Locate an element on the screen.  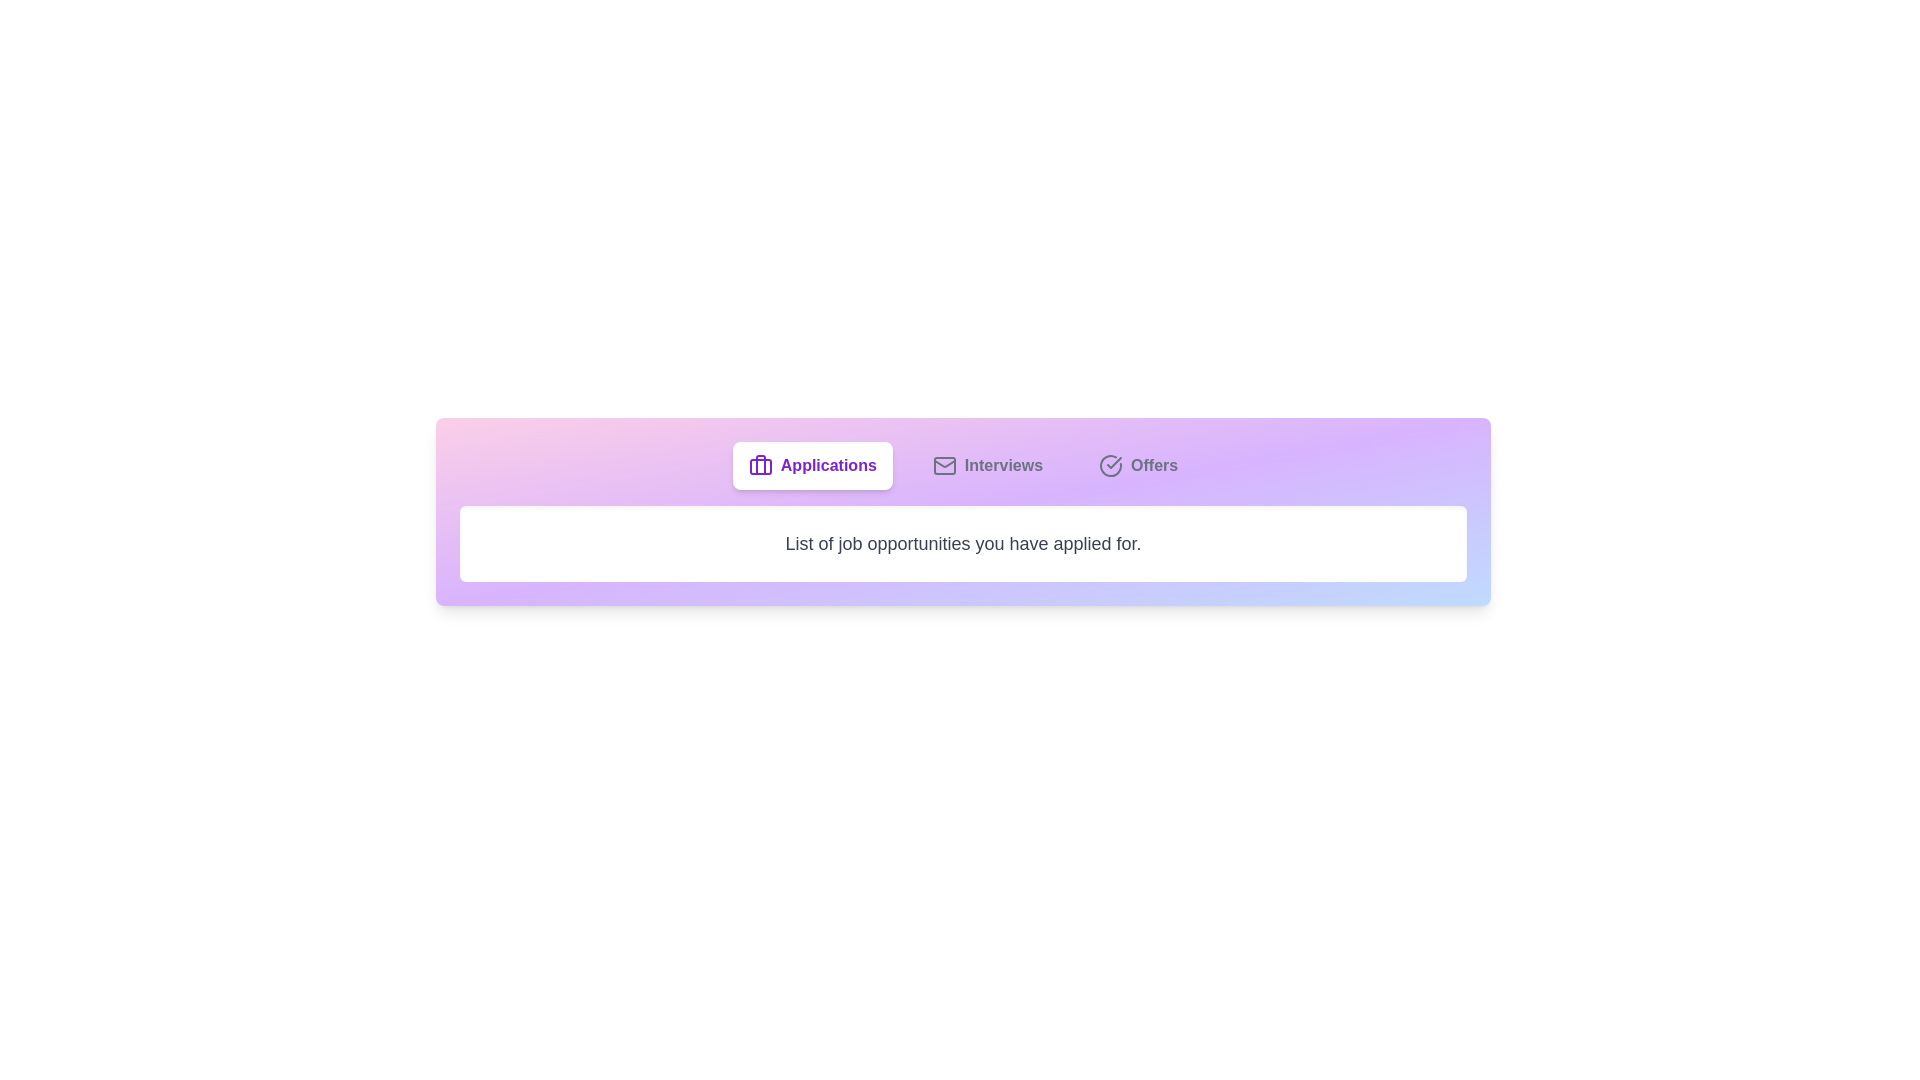
the Interviews tab to observe its hover effect is located at coordinates (987, 466).